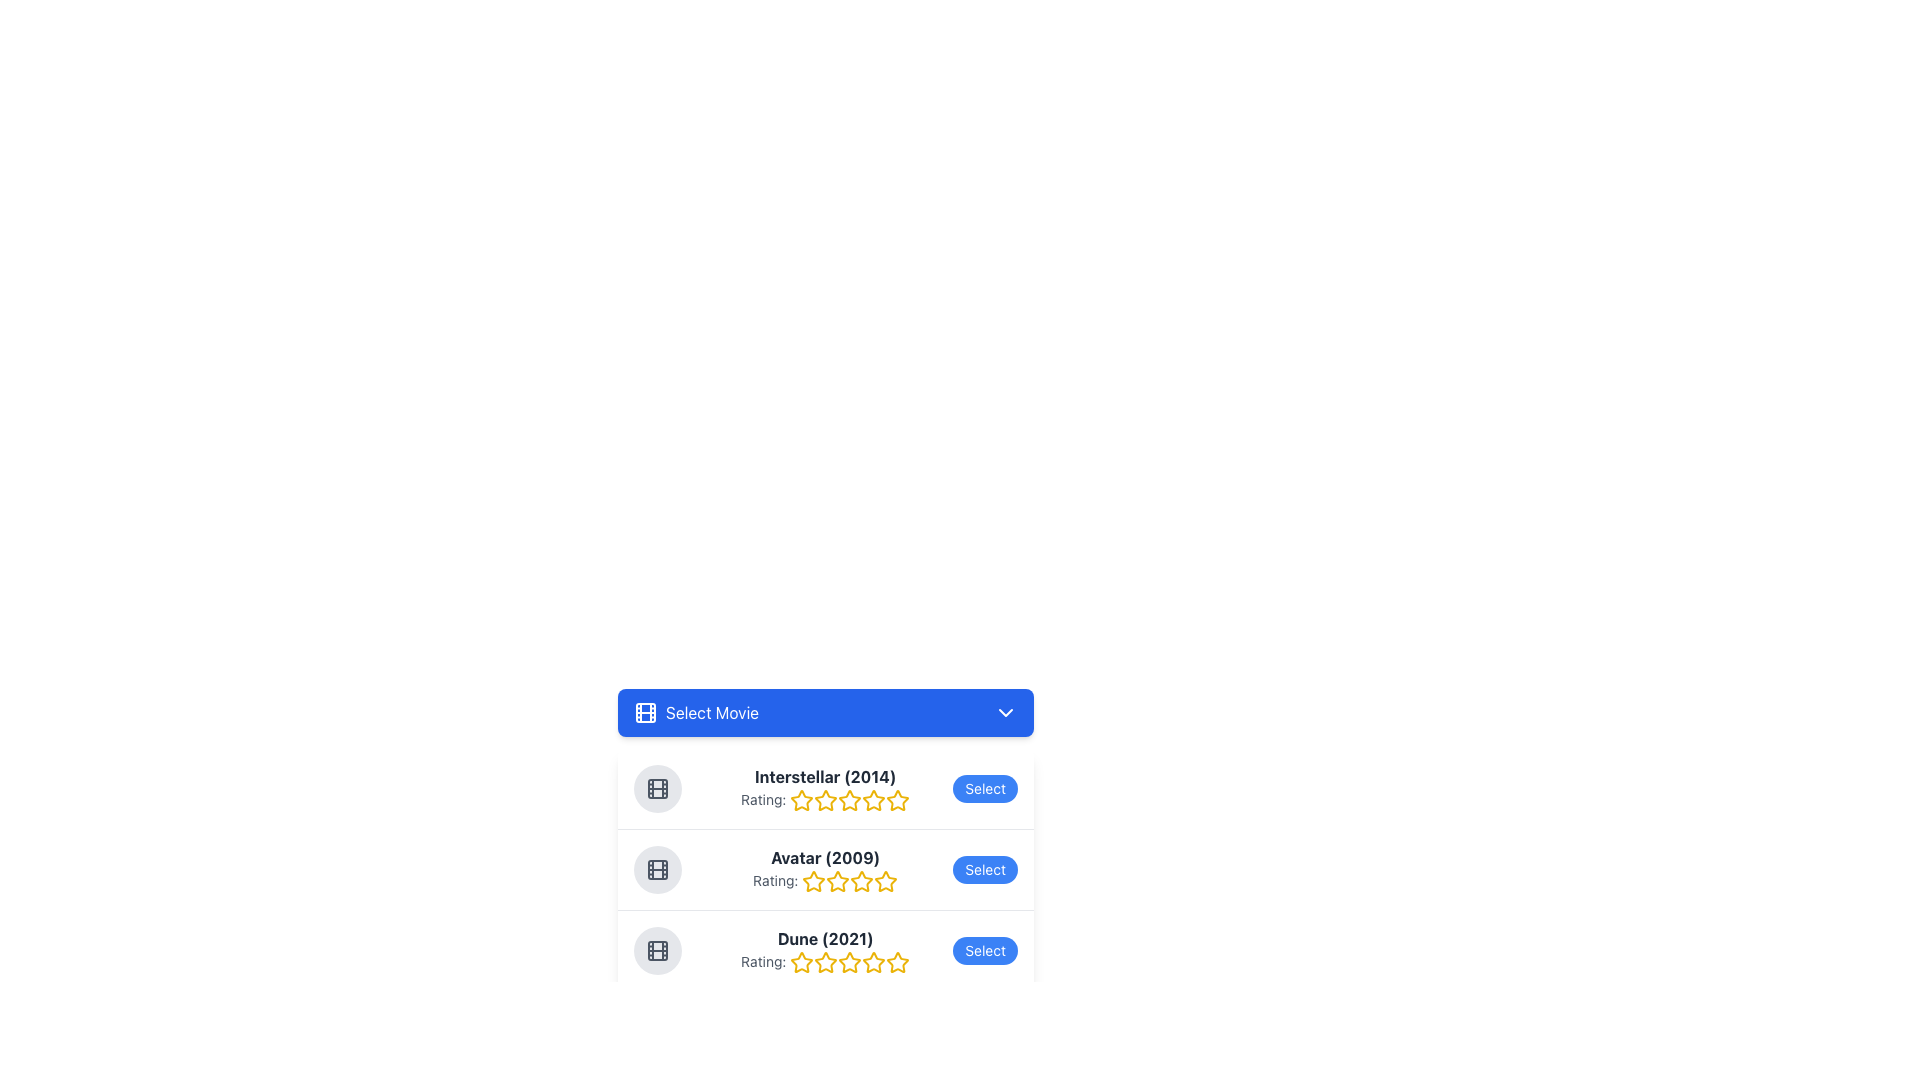  Describe the element at coordinates (657, 869) in the screenshot. I see `the Avatar icon representing the movie 'Avatar (2009)'` at that location.